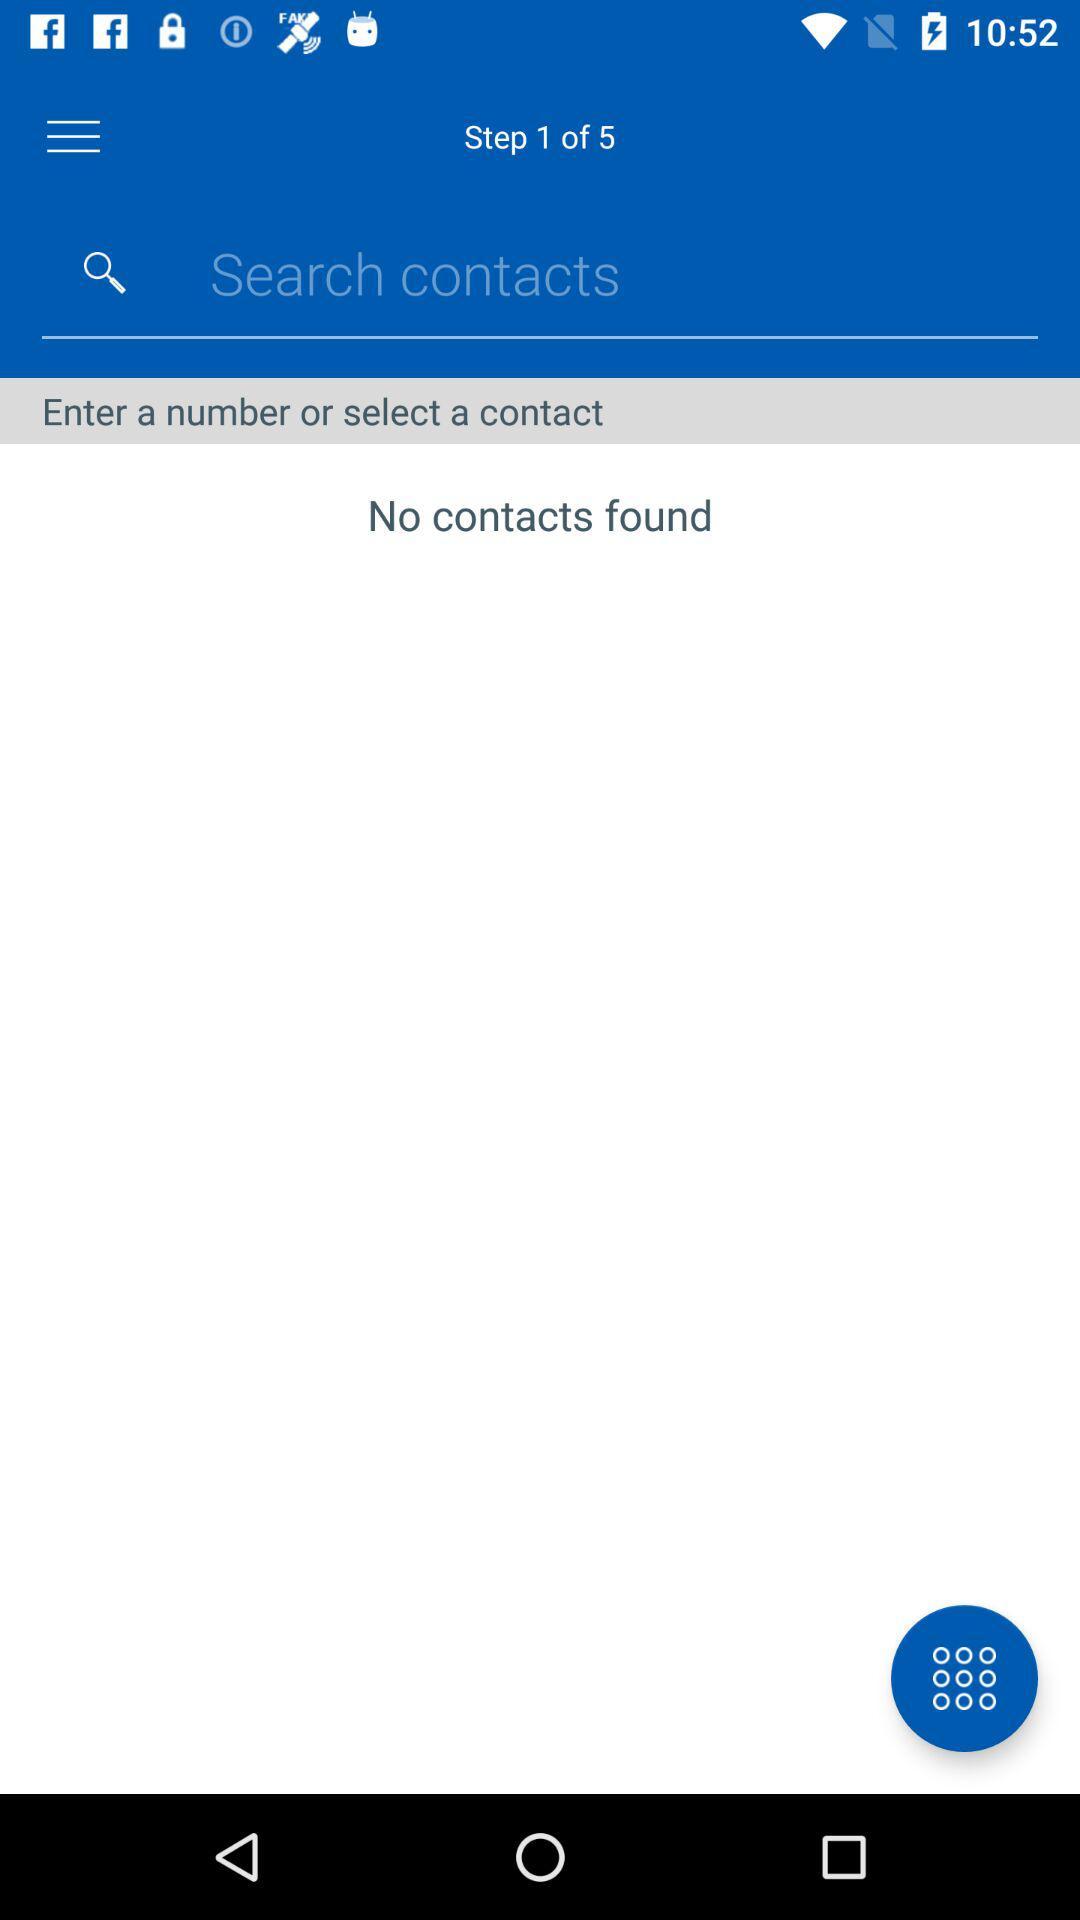 The height and width of the screenshot is (1920, 1080). I want to click on the item at the bottom right corner, so click(963, 1678).